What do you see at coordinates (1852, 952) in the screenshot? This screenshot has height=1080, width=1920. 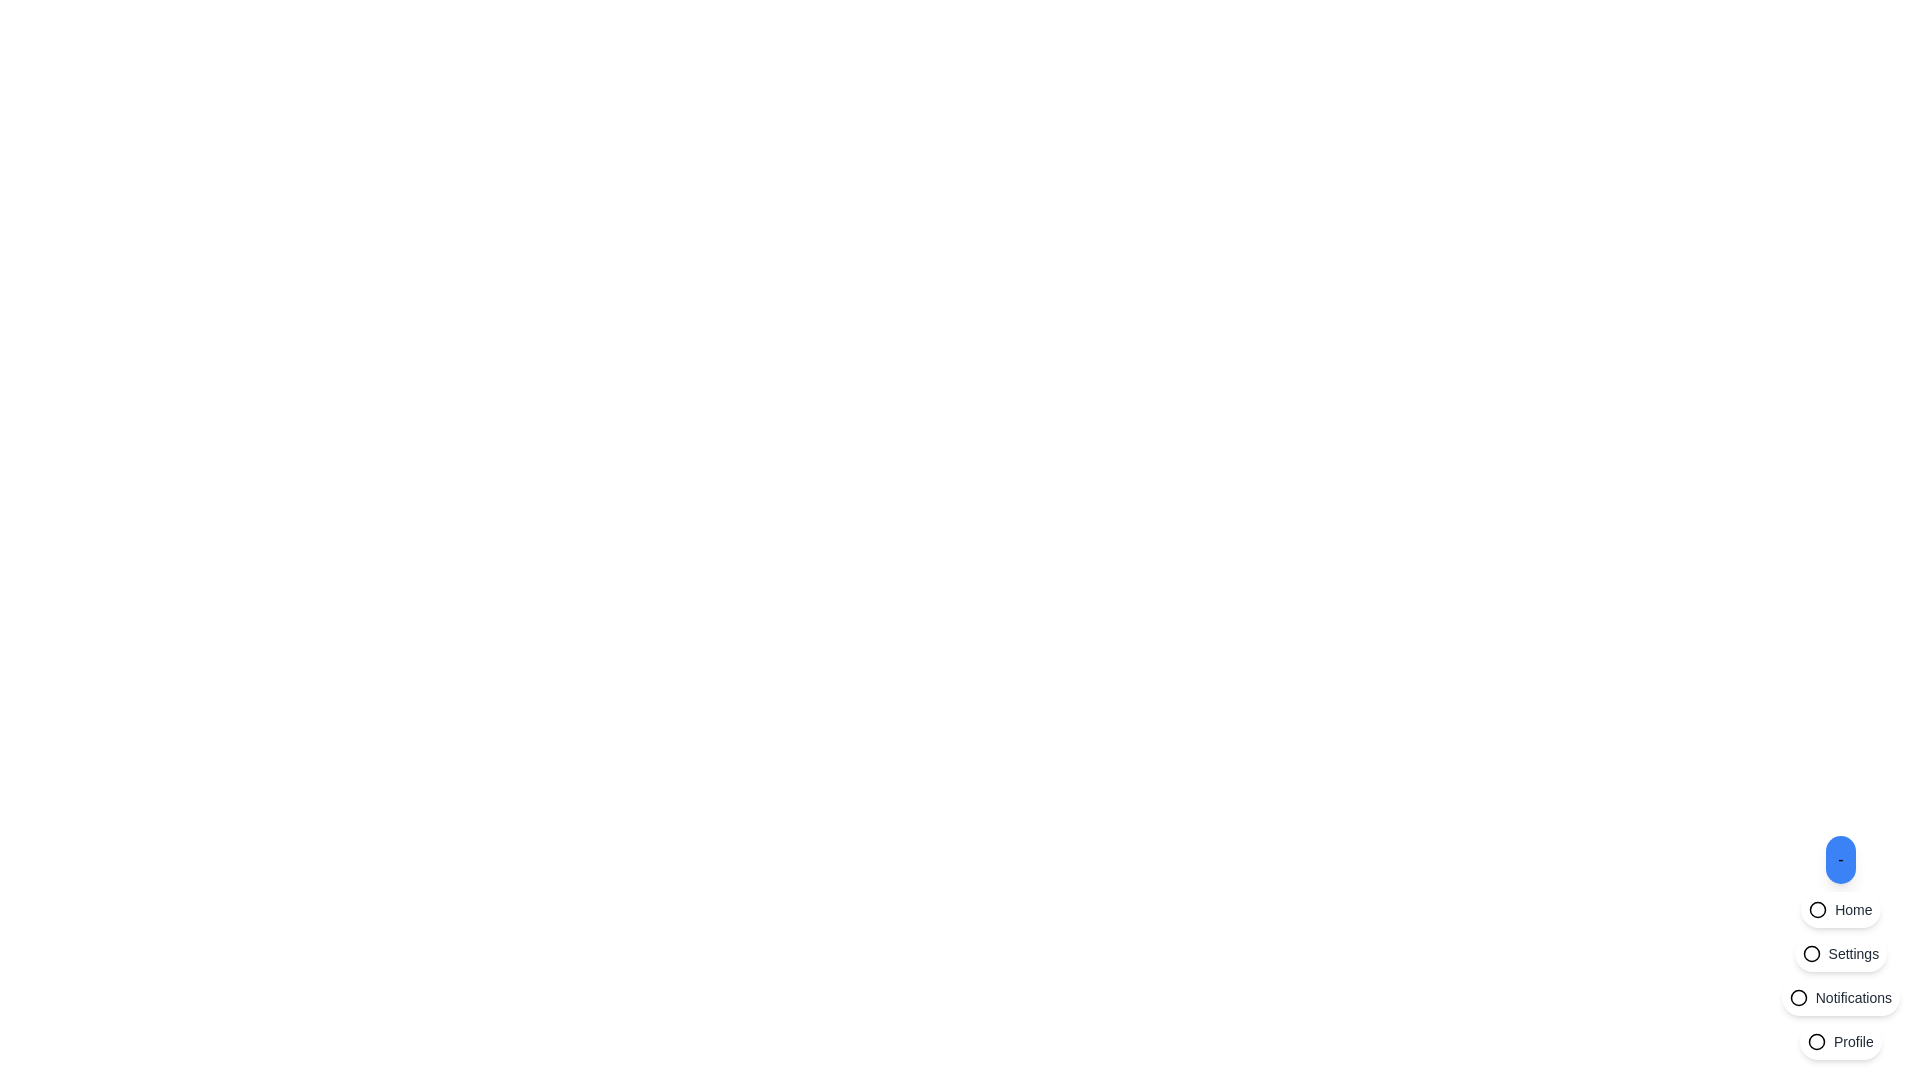 I see `the 'Settings' text label element, which displays the word 'Settings' in a small-sized gray font in the sidebar, positioned below 'Home' and above 'Notifications'` at bounding box center [1852, 952].